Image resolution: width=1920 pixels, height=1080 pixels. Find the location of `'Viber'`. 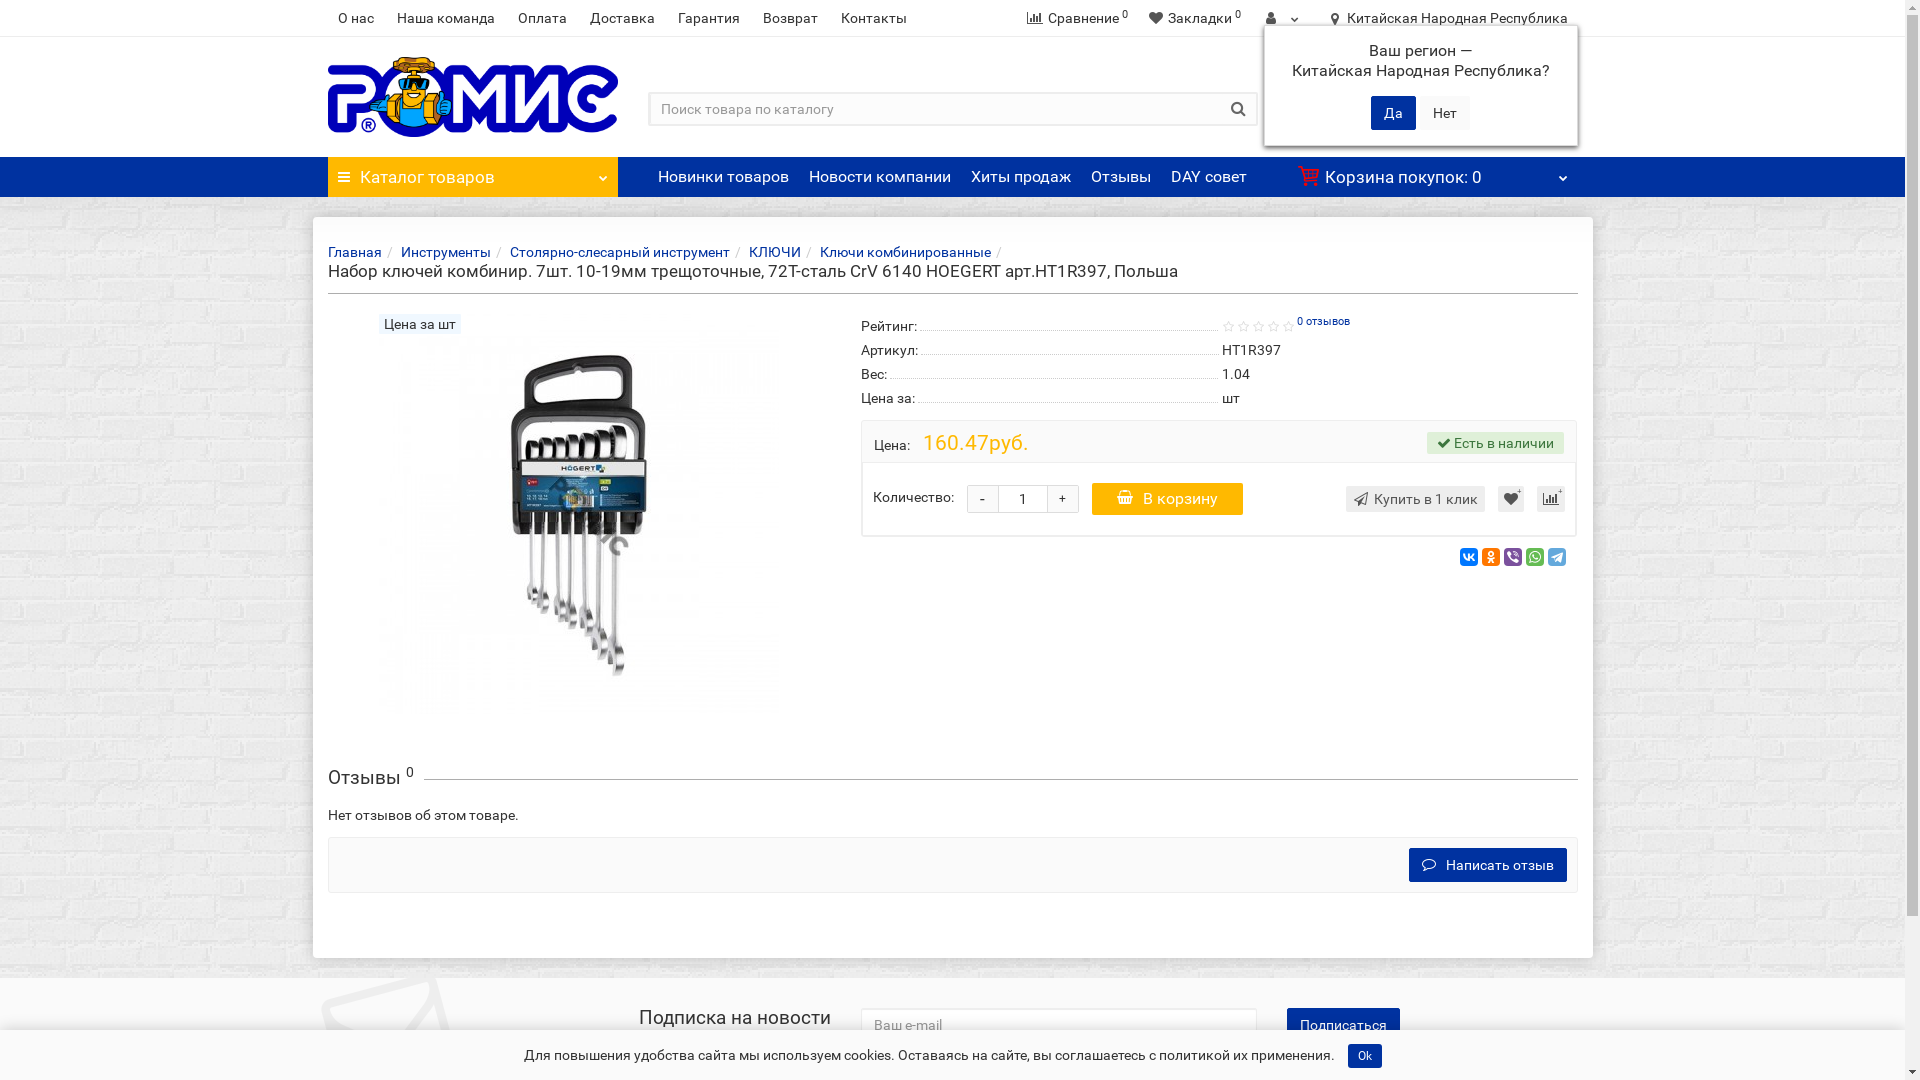

'Viber' is located at coordinates (1512, 556).